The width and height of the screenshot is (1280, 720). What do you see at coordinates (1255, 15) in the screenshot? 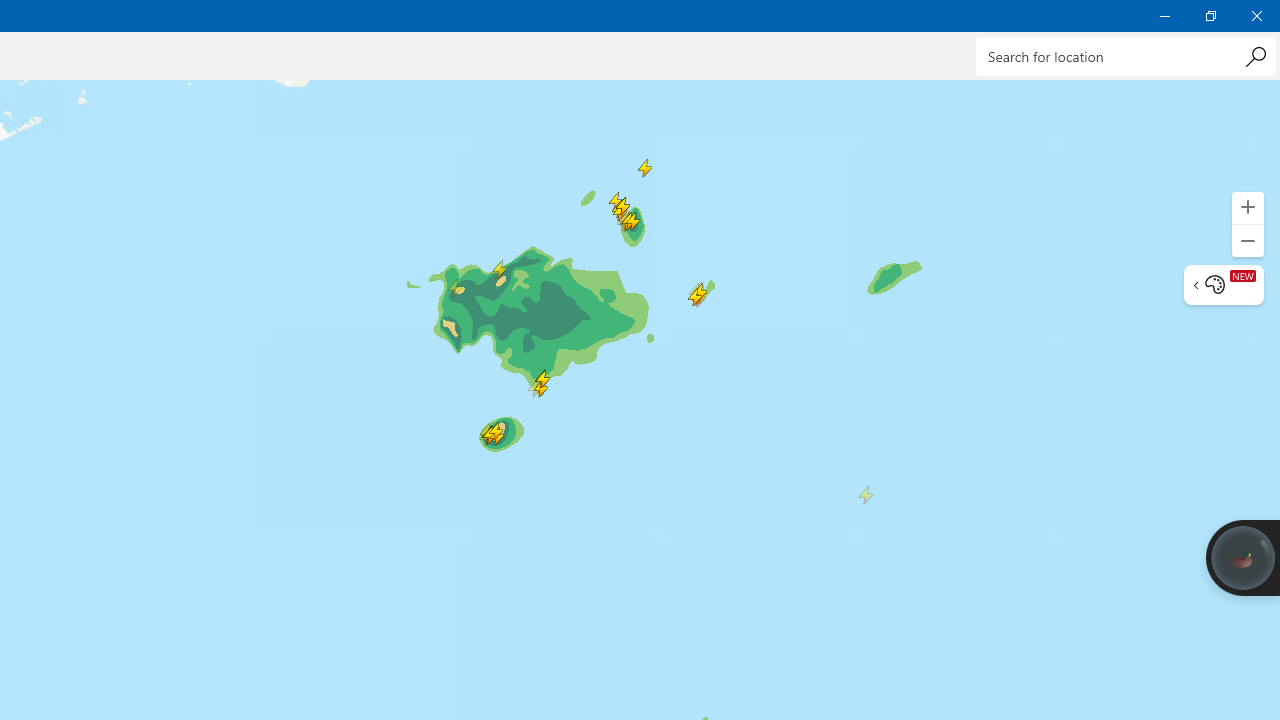
I see `'Close Weather'` at bounding box center [1255, 15].